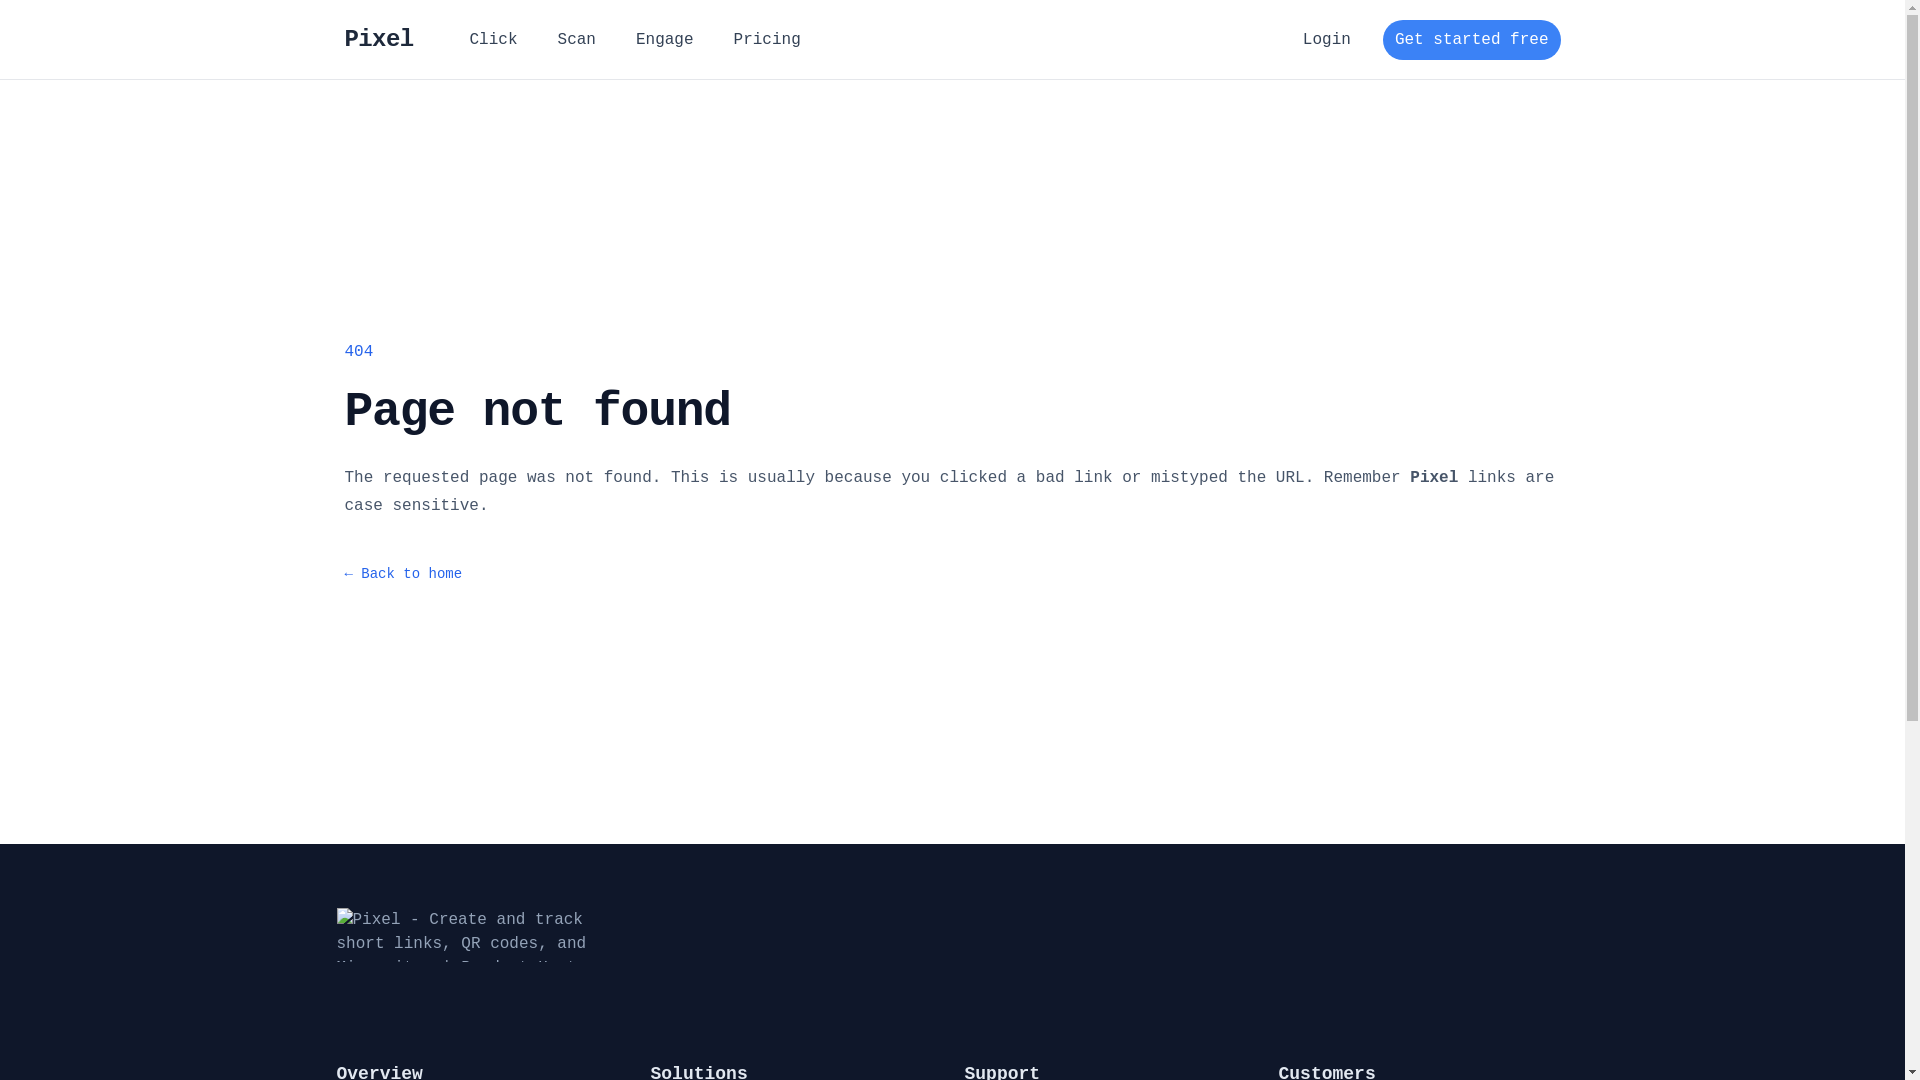 The width and height of the screenshot is (1920, 1080). What do you see at coordinates (766, 39) in the screenshot?
I see `'Pricing'` at bounding box center [766, 39].